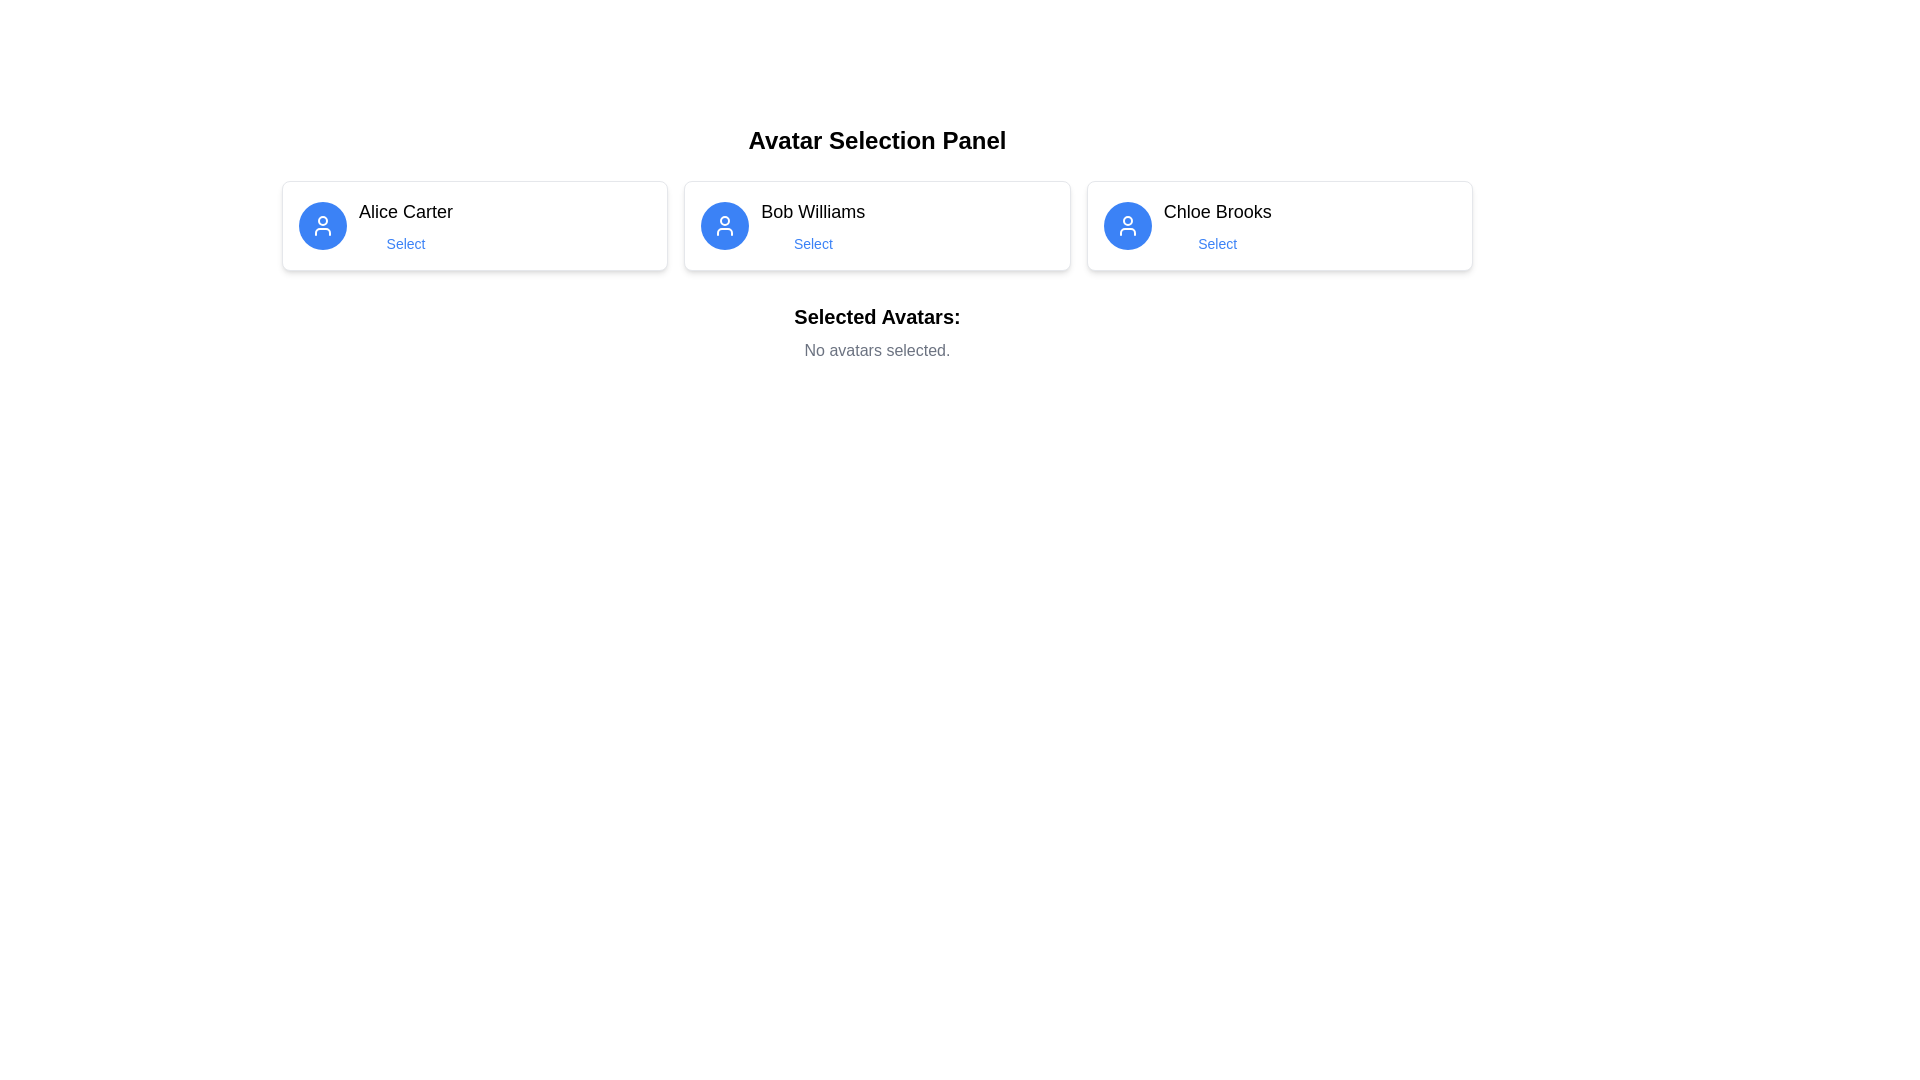 The height and width of the screenshot is (1080, 1920). I want to click on the user avatar icon representing 'Alice Carter', which is the first avatar in a row of user cards, centered within a blue circular background, so click(322, 225).